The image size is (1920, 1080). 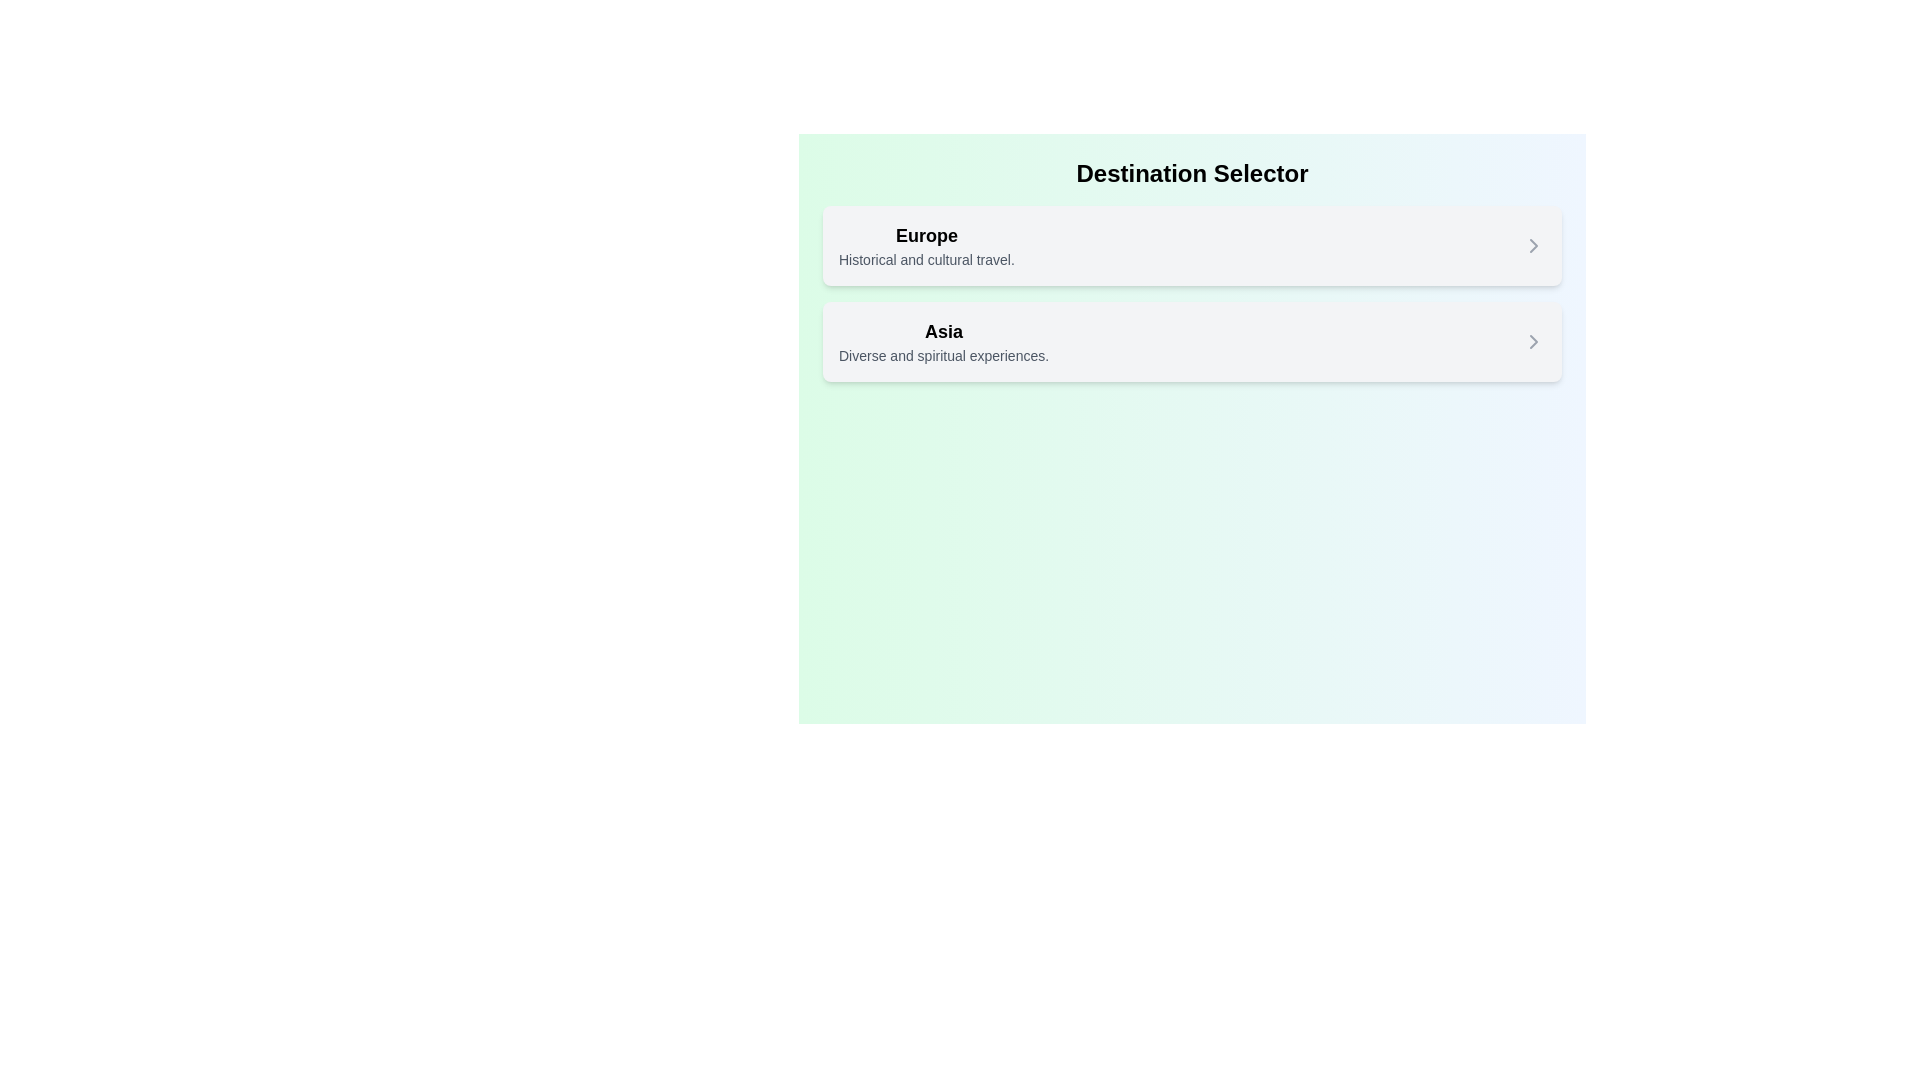 What do you see at coordinates (1533, 341) in the screenshot?
I see `the Chevron Right icon that indicates navigation to further information about 'Asia' located at the rightmost end of the row with the text 'AsiaDiverse and spiritual experiences.'` at bounding box center [1533, 341].